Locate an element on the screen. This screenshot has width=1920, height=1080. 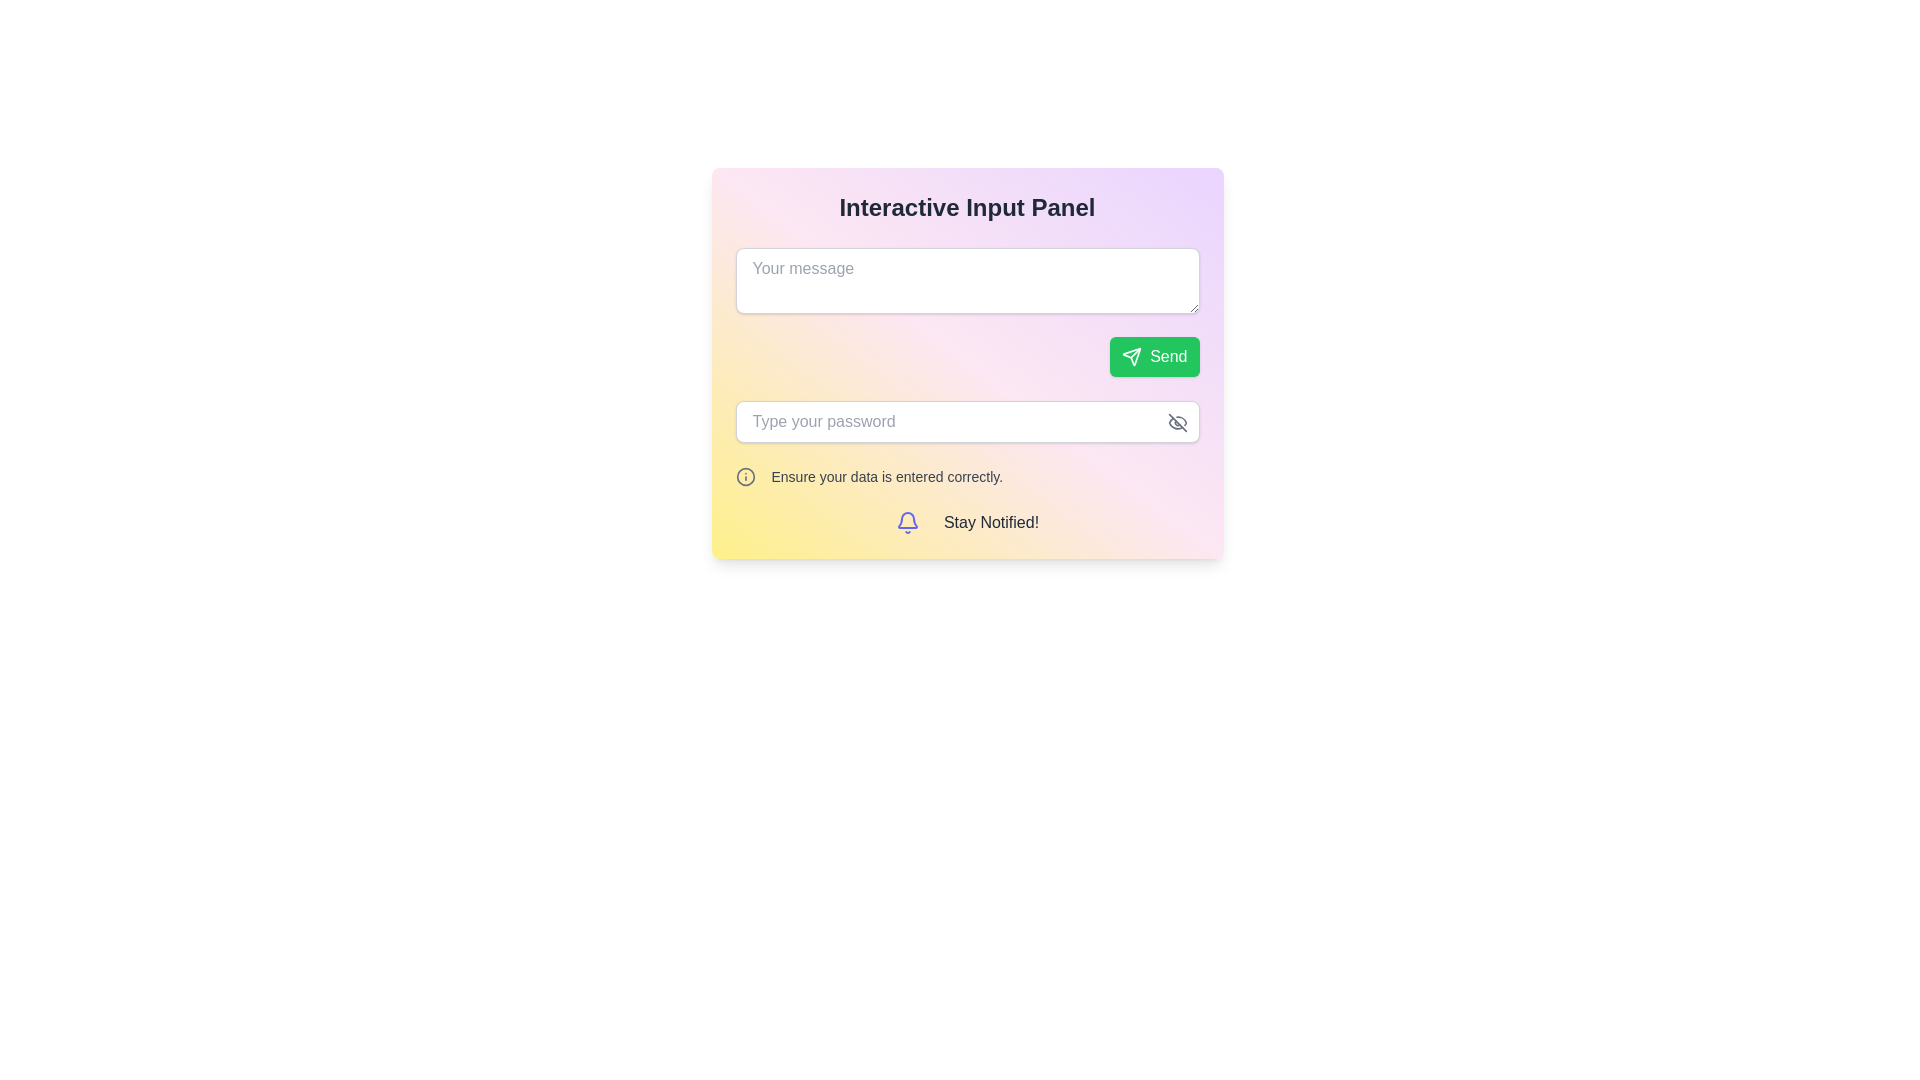
the send message button located at the top right corner of the input field section is located at coordinates (1154, 356).